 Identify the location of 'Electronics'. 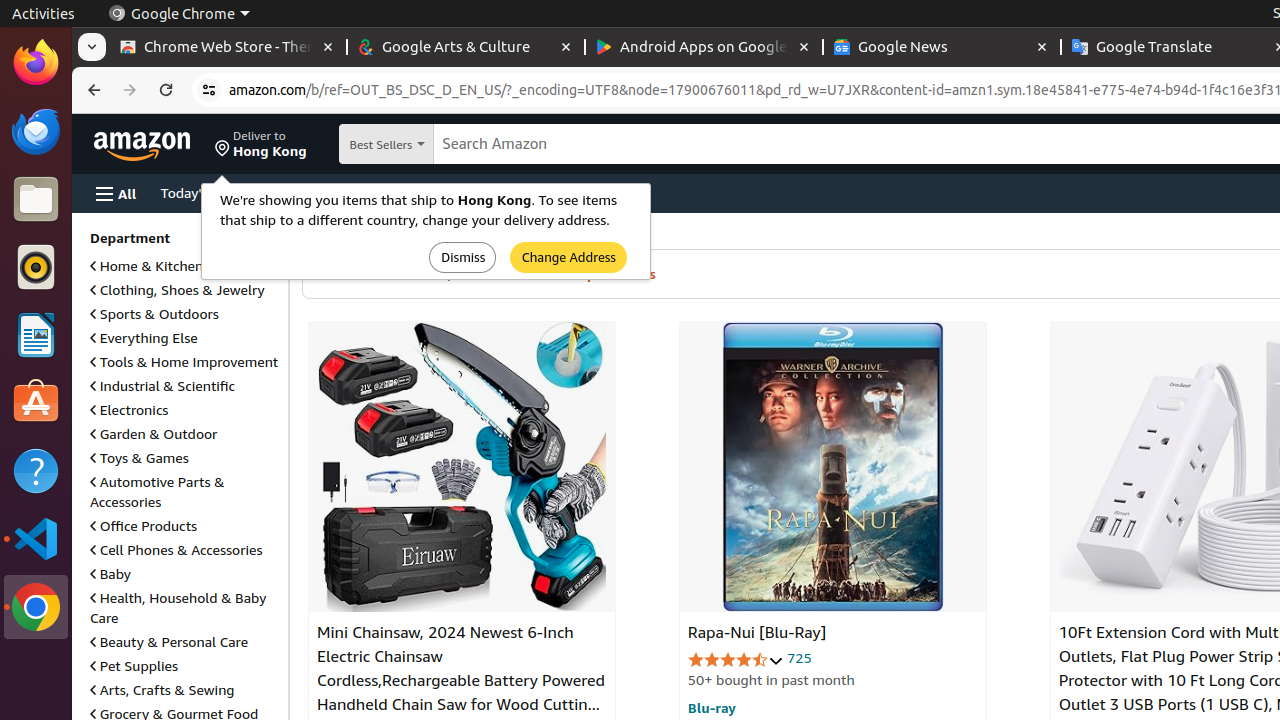
(128, 408).